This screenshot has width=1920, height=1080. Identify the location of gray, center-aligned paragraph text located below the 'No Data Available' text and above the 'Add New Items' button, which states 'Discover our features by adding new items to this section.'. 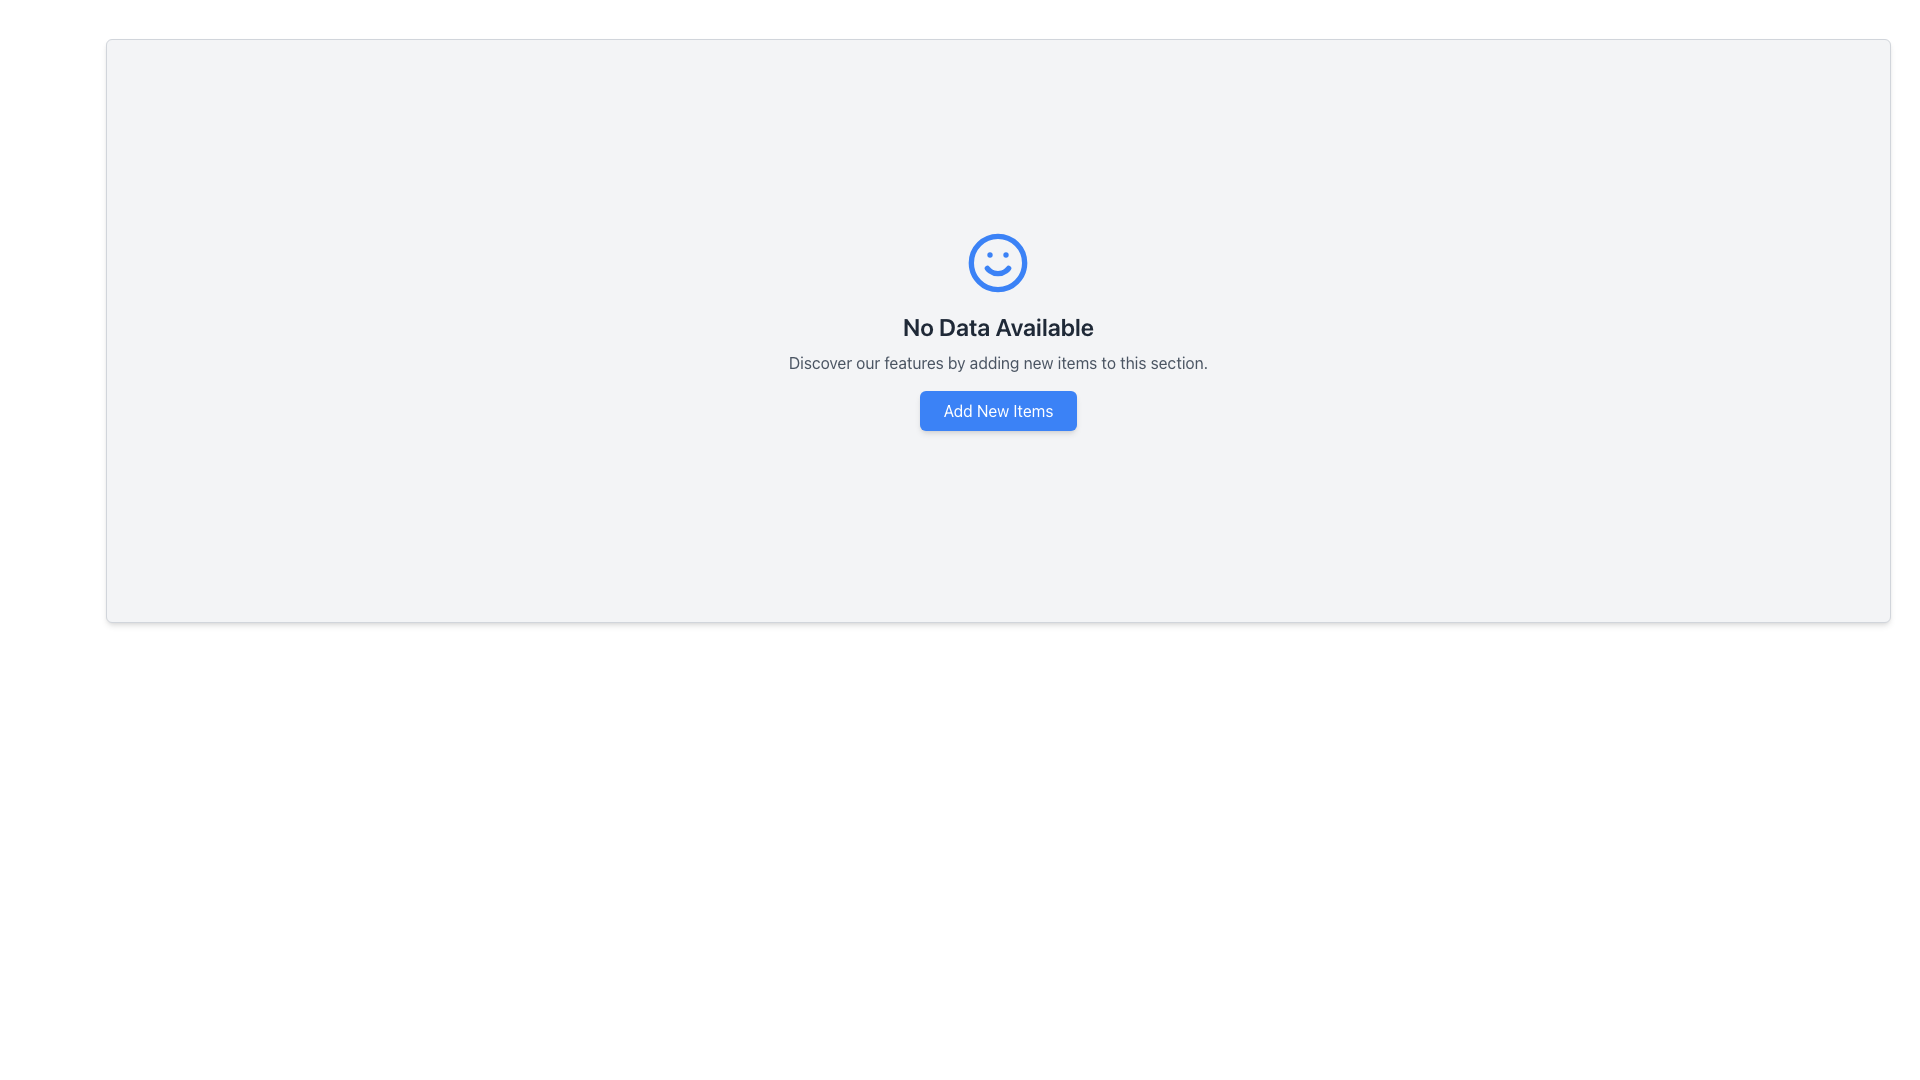
(998, 362).